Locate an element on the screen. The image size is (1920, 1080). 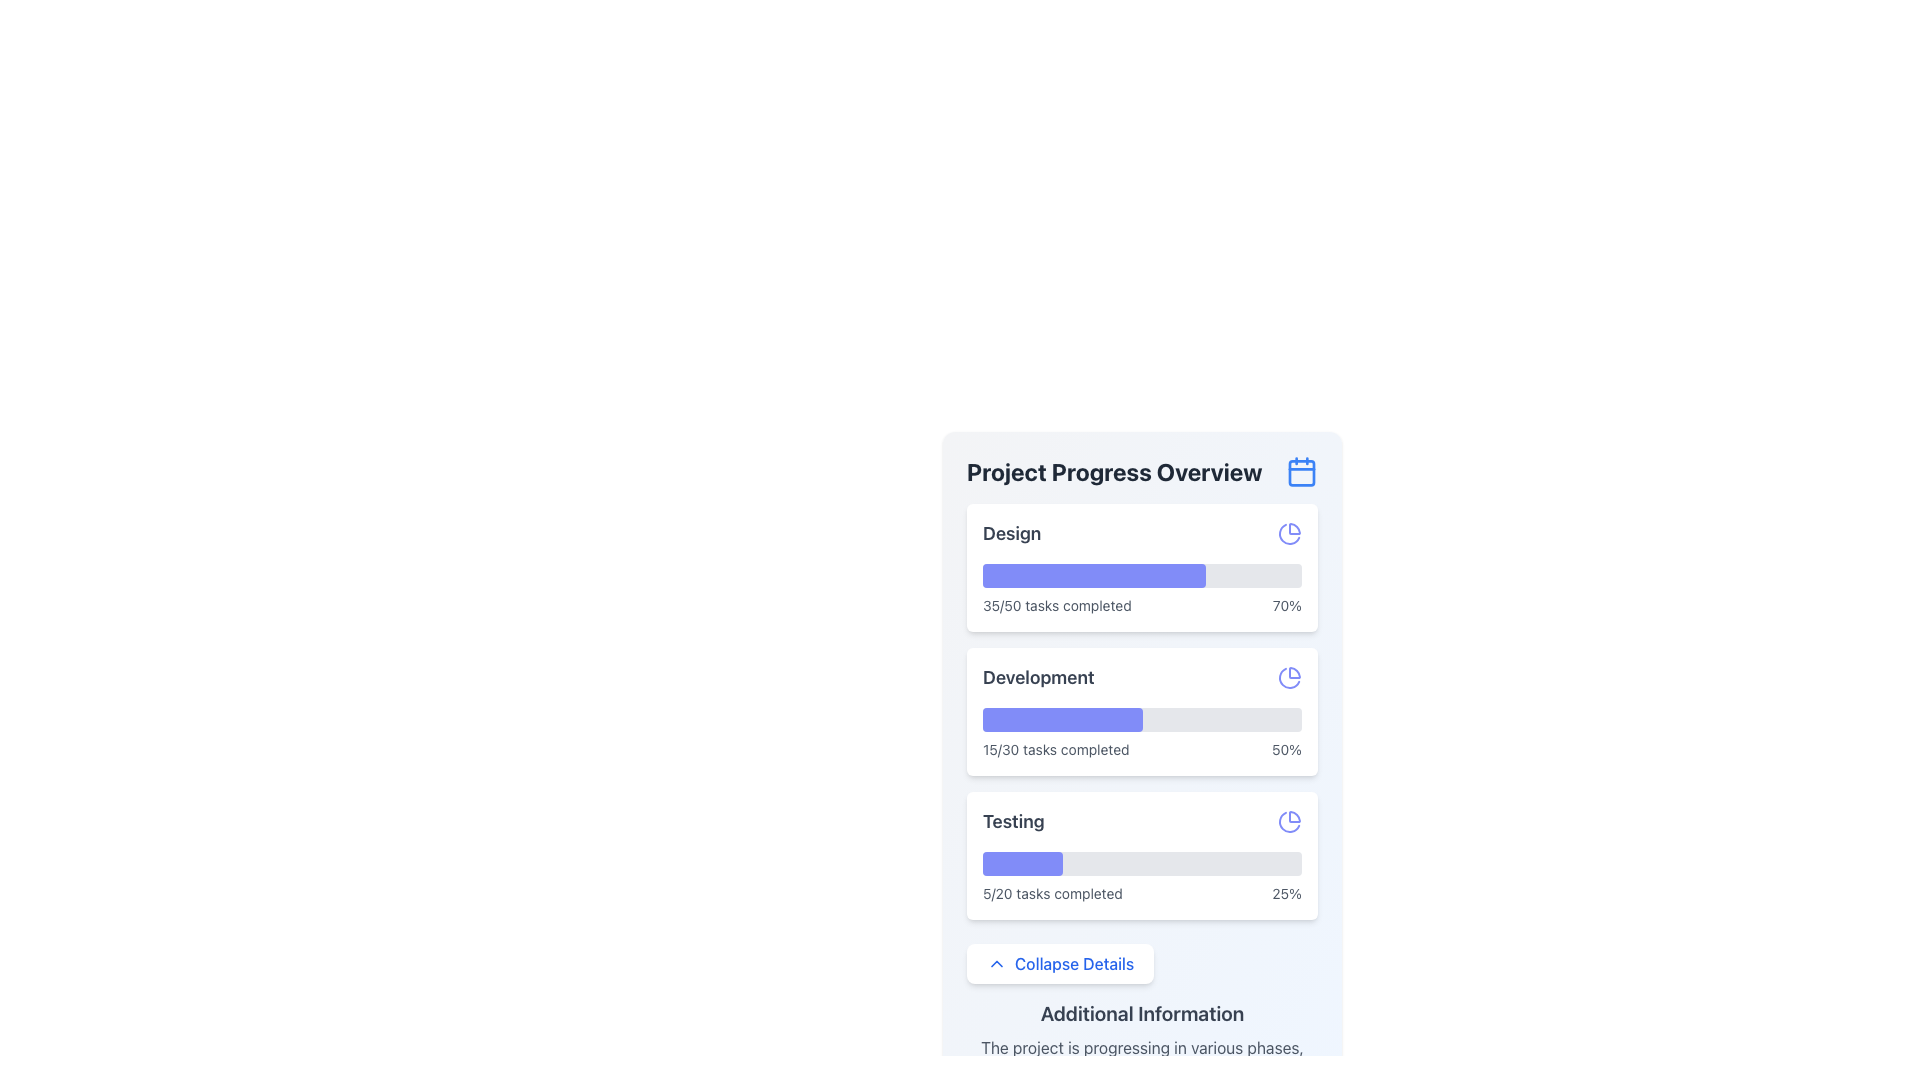
the text label displaying 'Design' in bold dark gray font, located within the 'Project Progress Overview' section, positioned before the pie chart icon is located at coordinates (1012, 532).